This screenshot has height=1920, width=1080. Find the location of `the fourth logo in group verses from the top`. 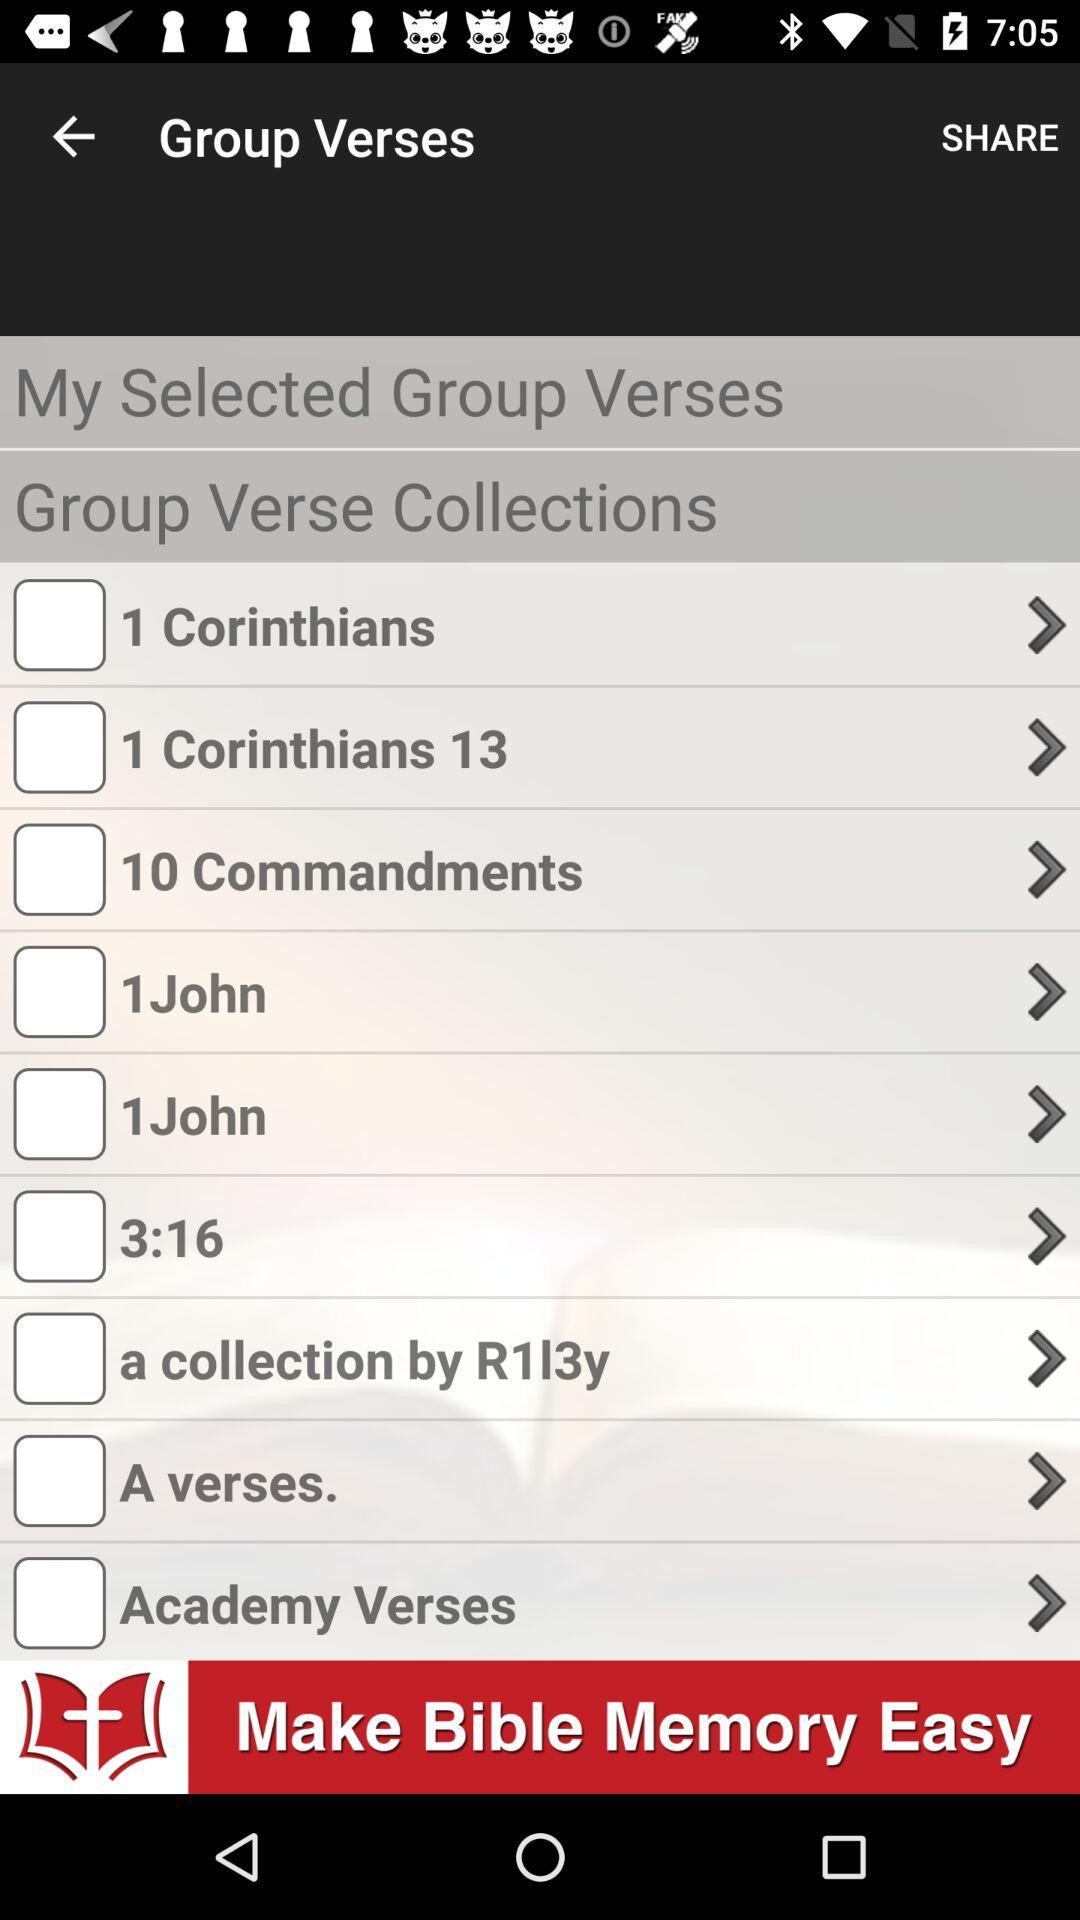

the fourth logo in group verses from the top is located at coordinates (59, 992).